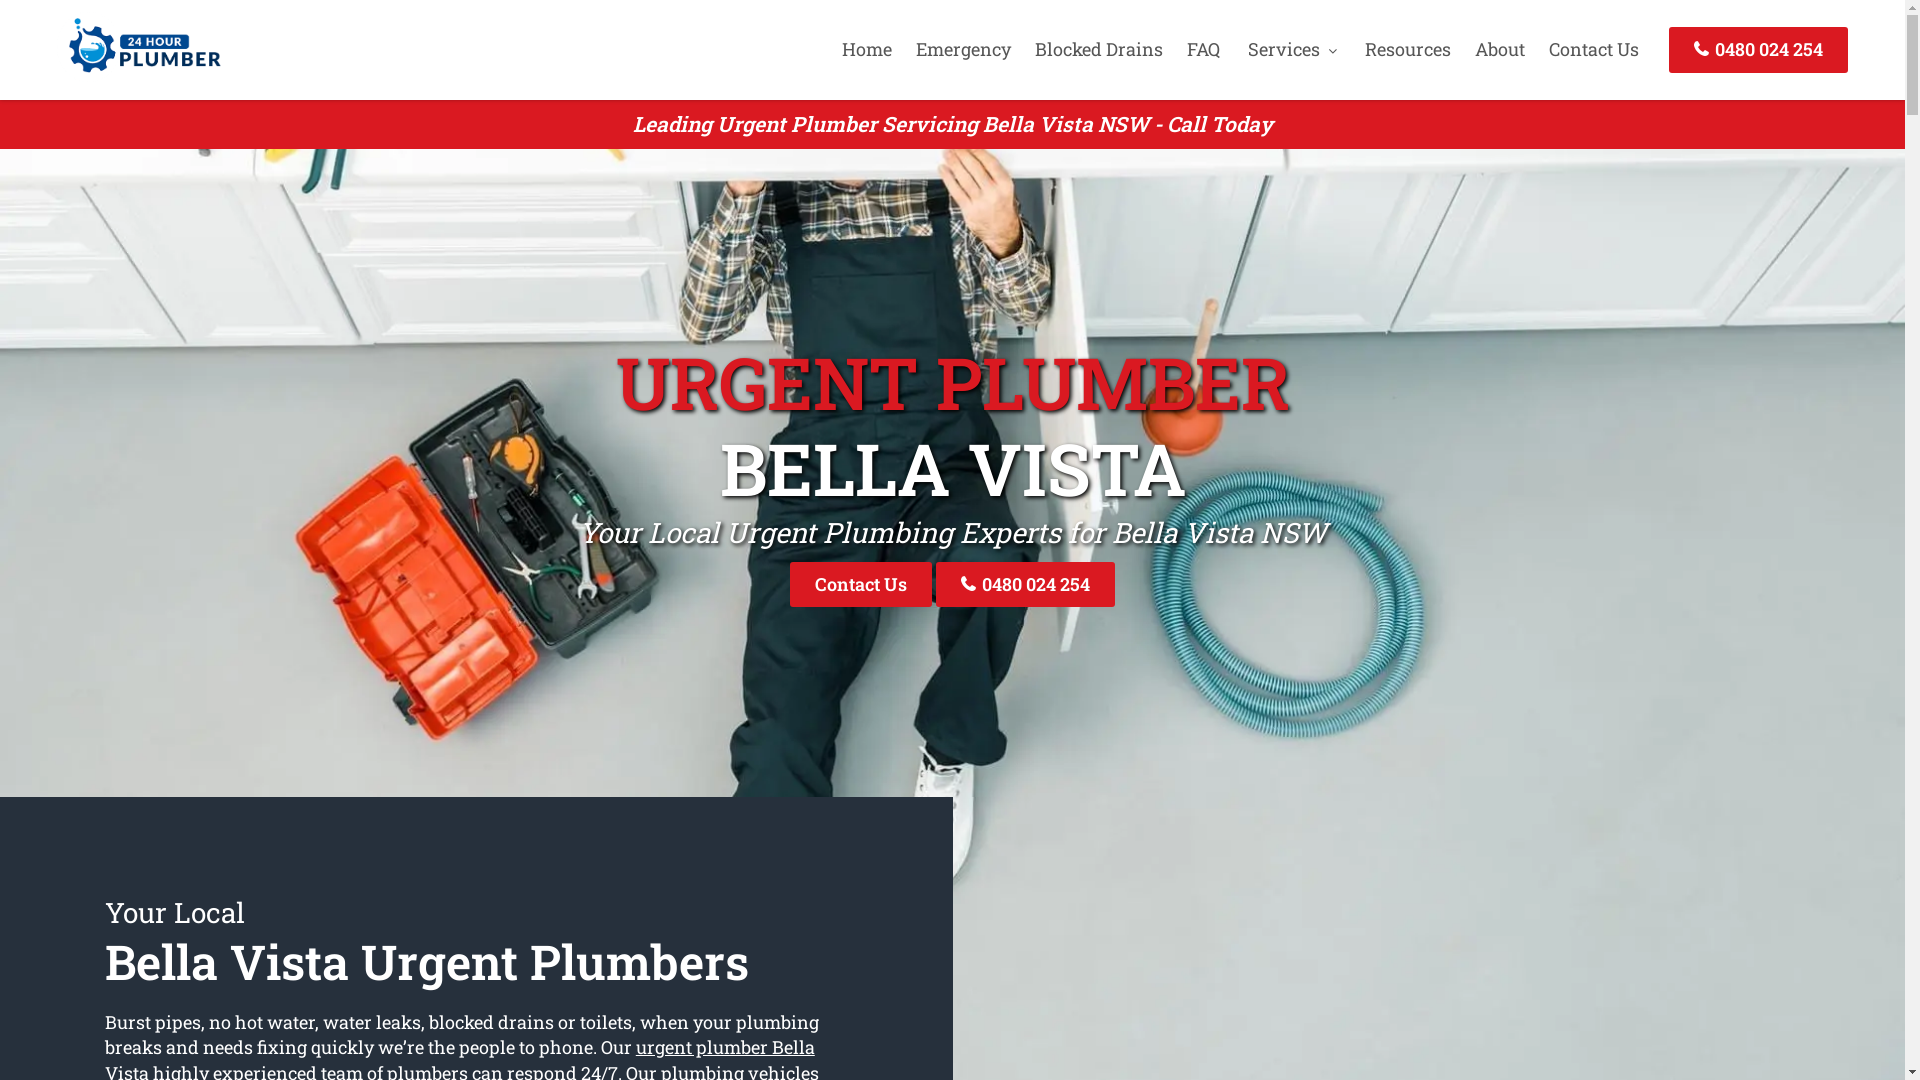 This screenshot has width=1920, height=1080. I want to click on 'Blocked Drains', so click(1098, 48).